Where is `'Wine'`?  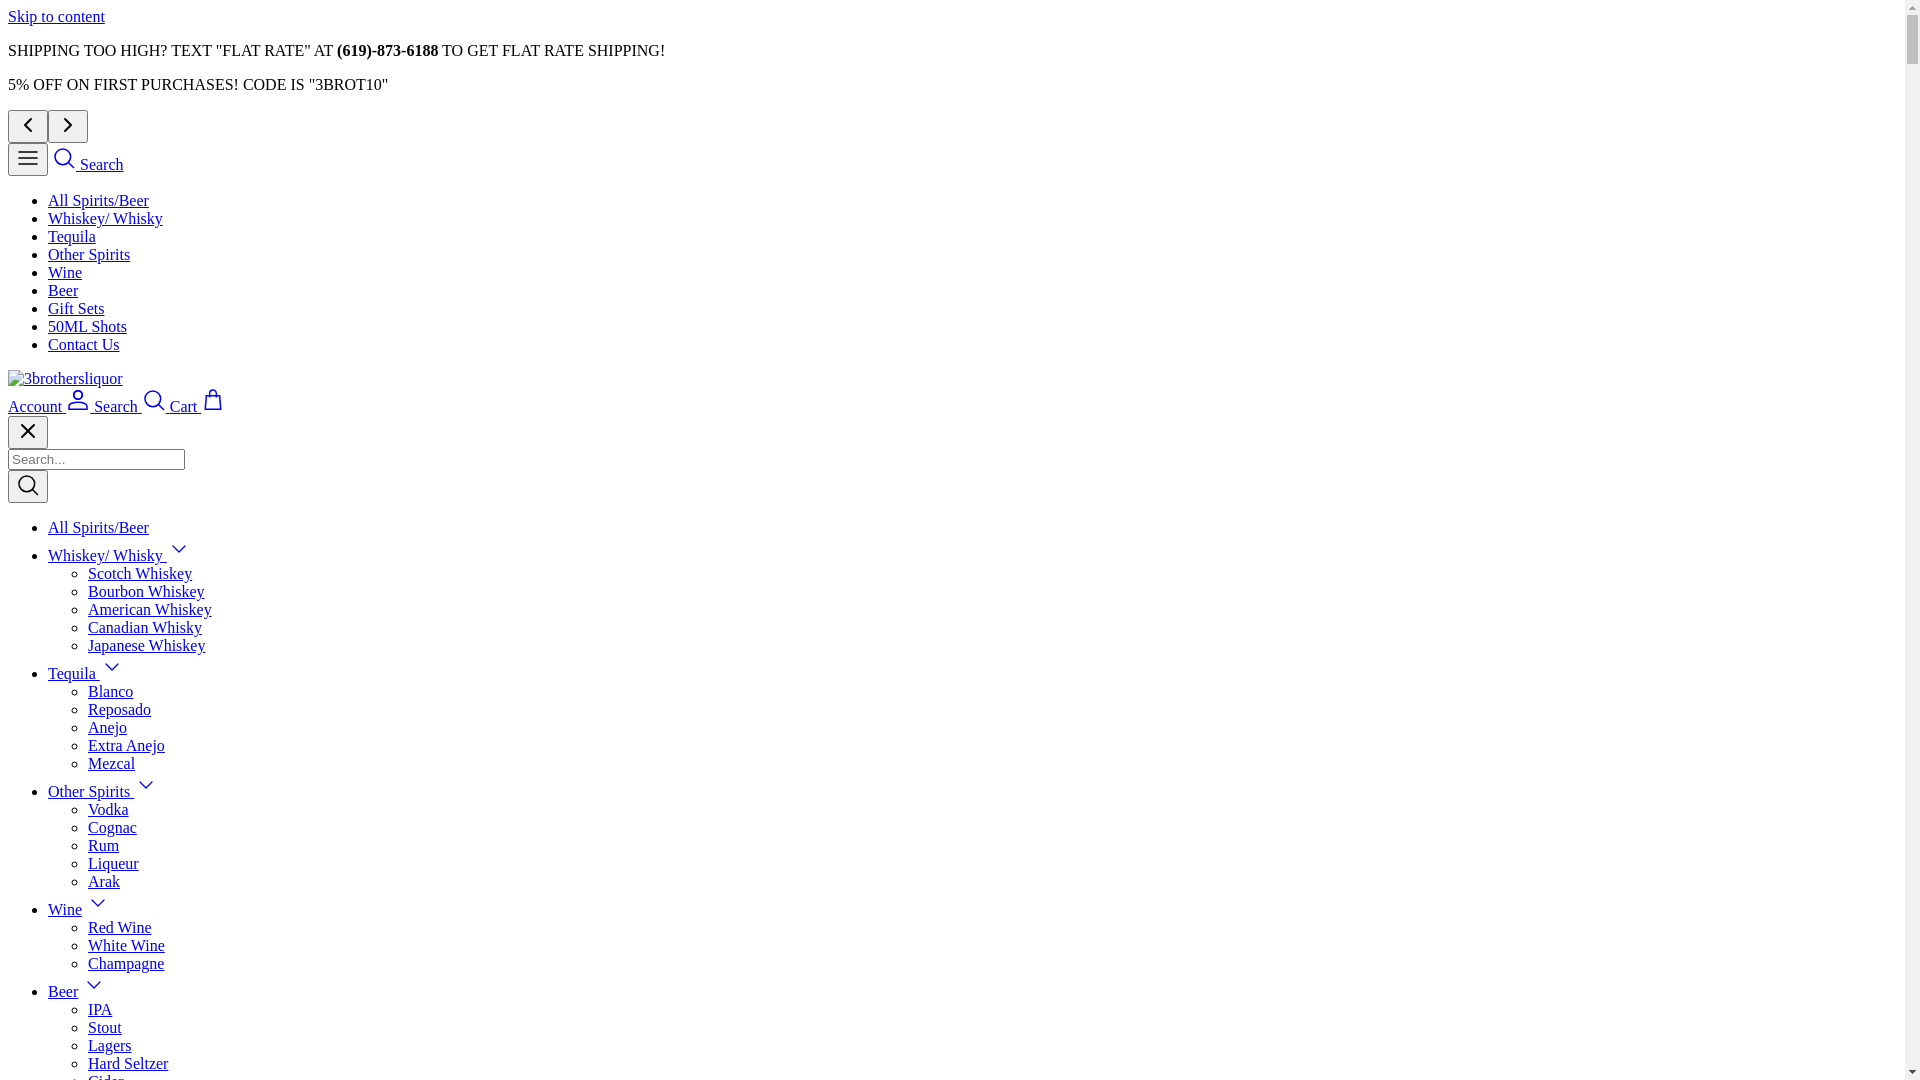 'Wine' is located at coordinates (65, 909).